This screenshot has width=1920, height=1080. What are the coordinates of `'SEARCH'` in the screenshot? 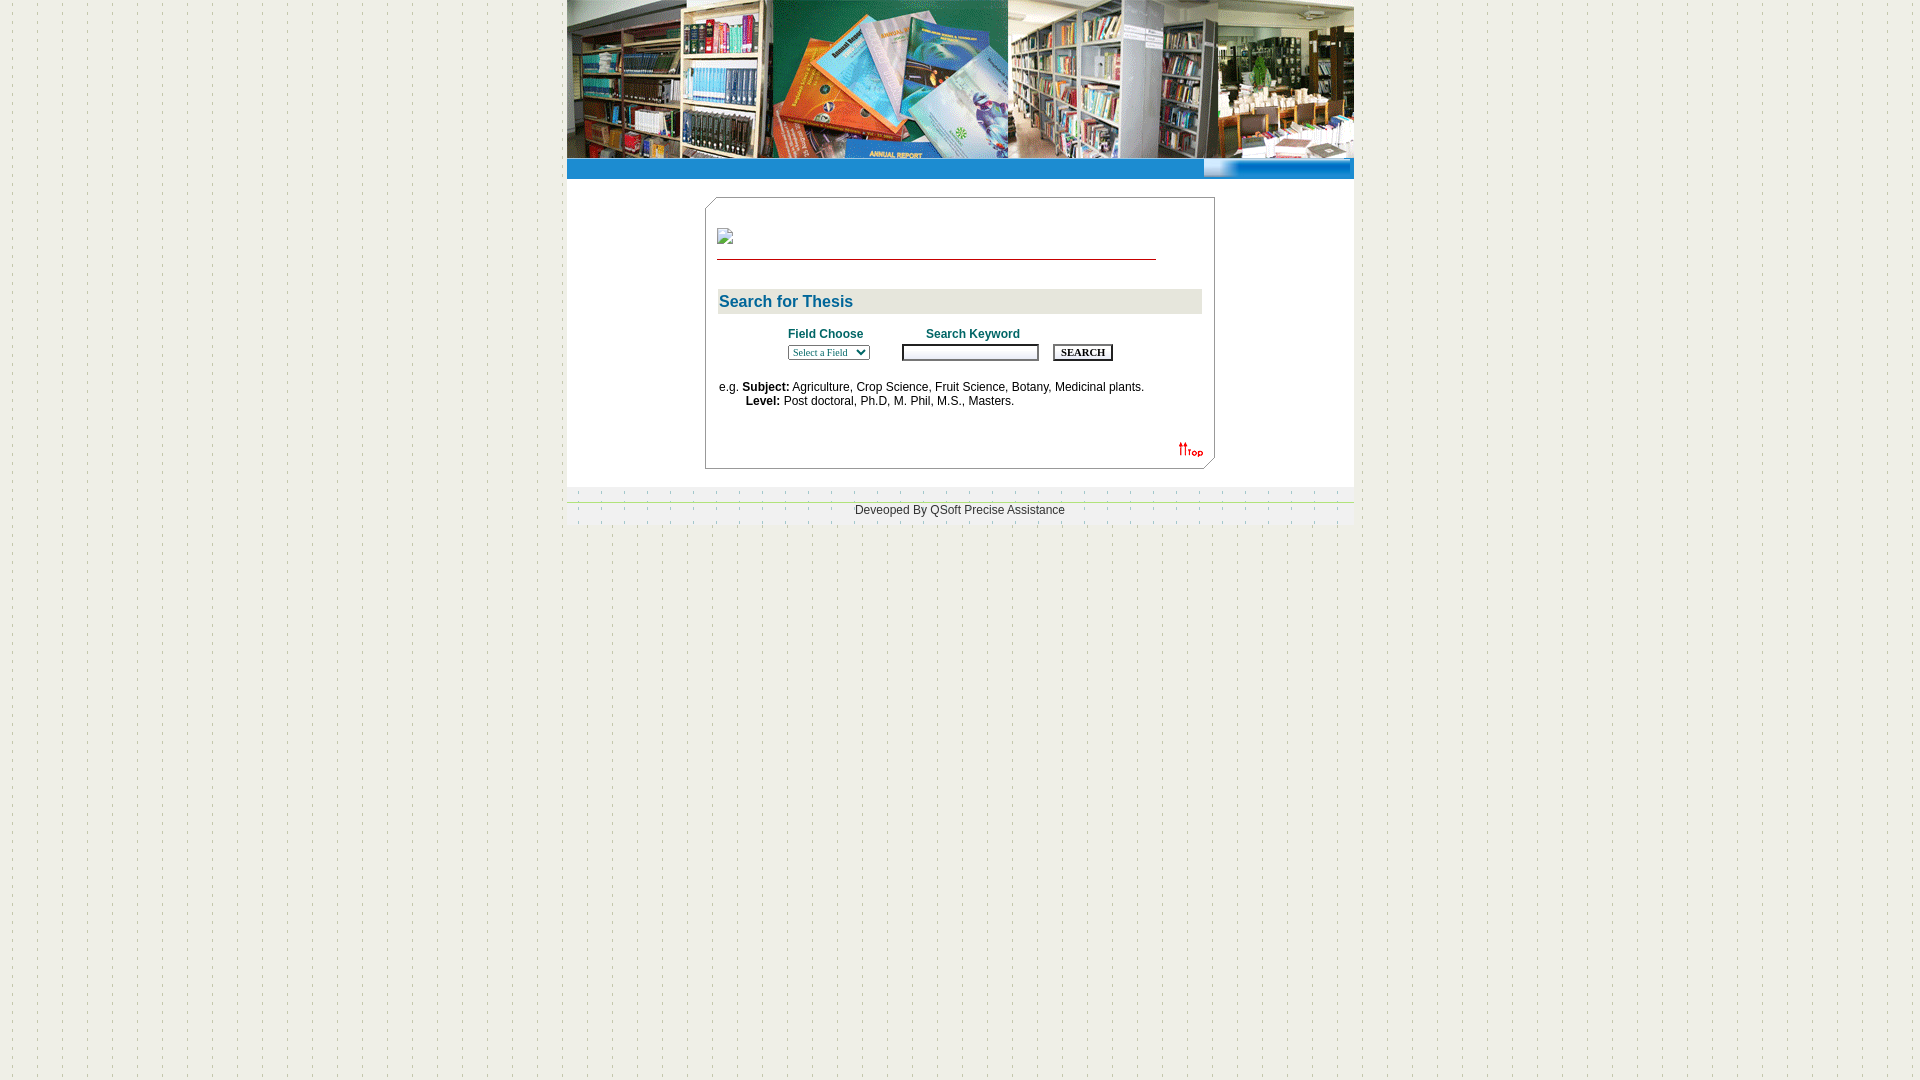 It's located at (1082, 351).